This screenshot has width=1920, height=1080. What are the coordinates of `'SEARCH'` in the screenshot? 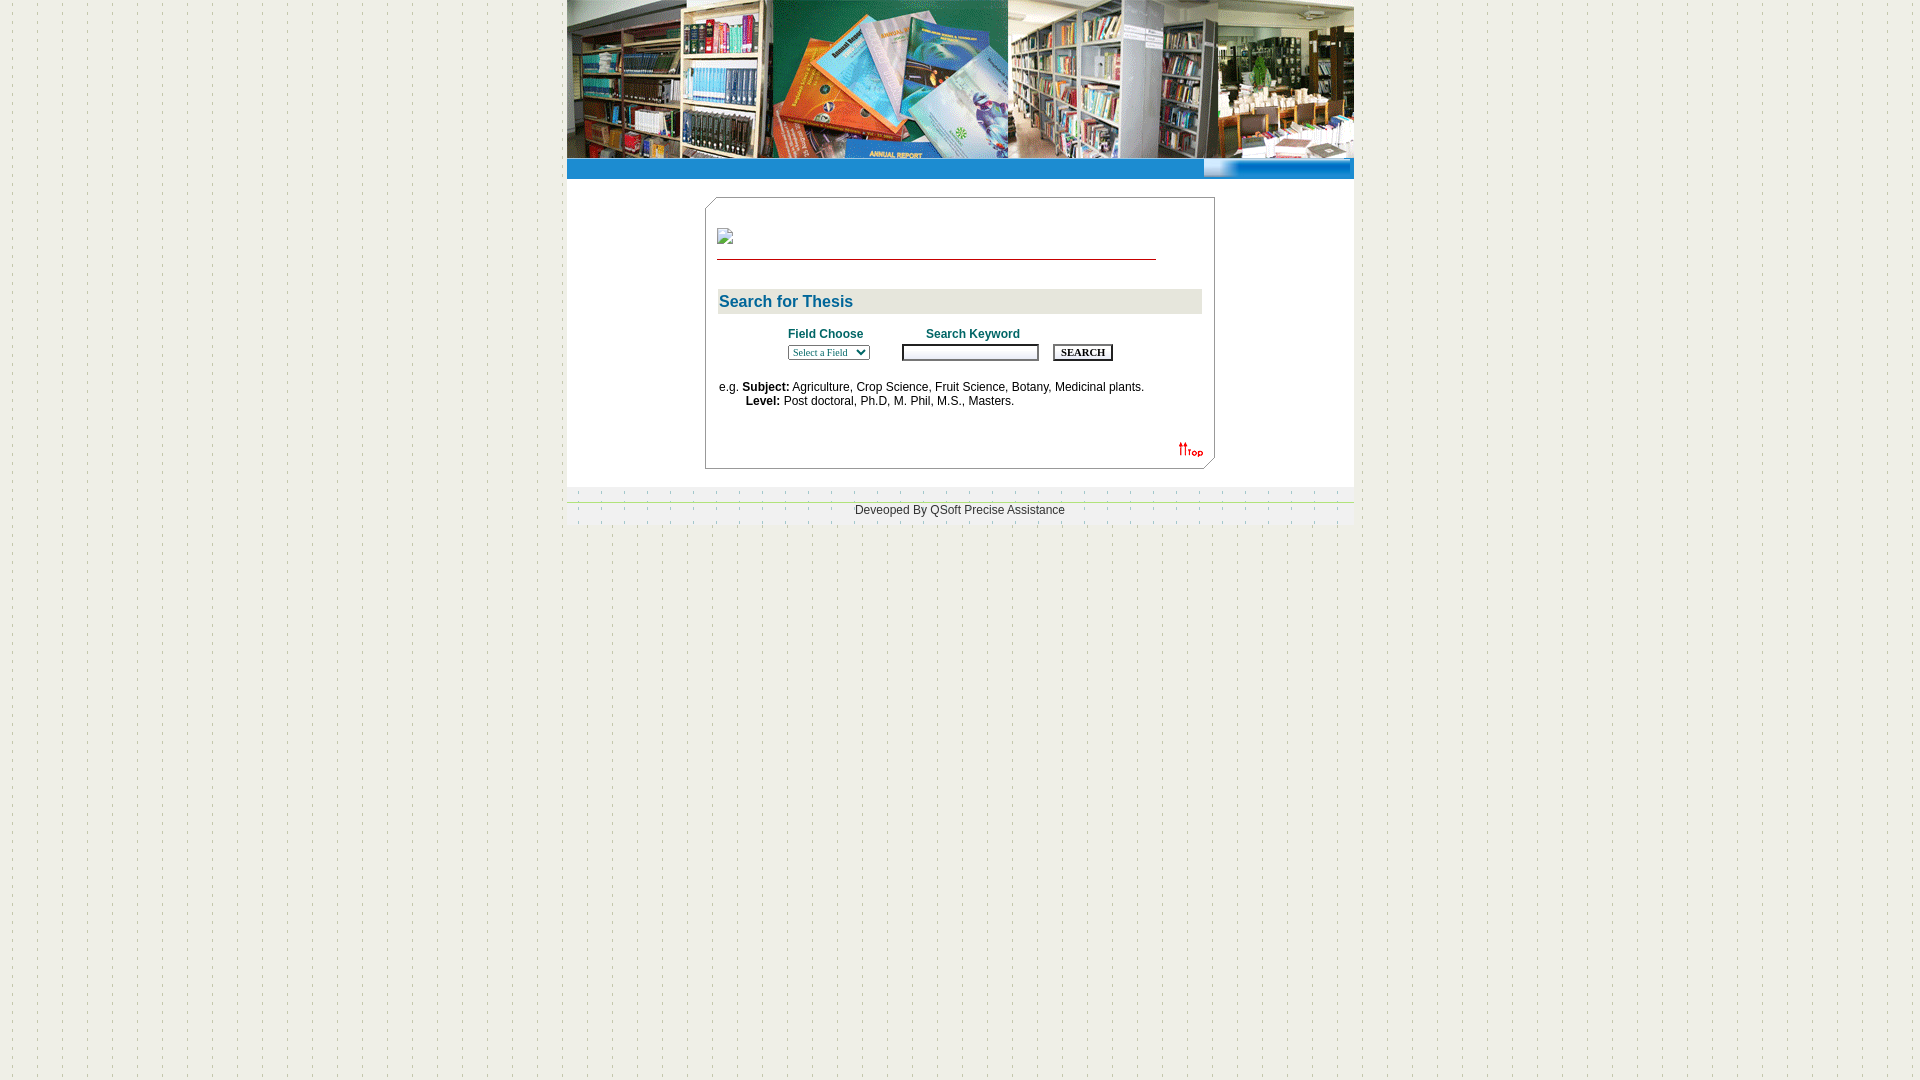 It's located at (1082, 351).